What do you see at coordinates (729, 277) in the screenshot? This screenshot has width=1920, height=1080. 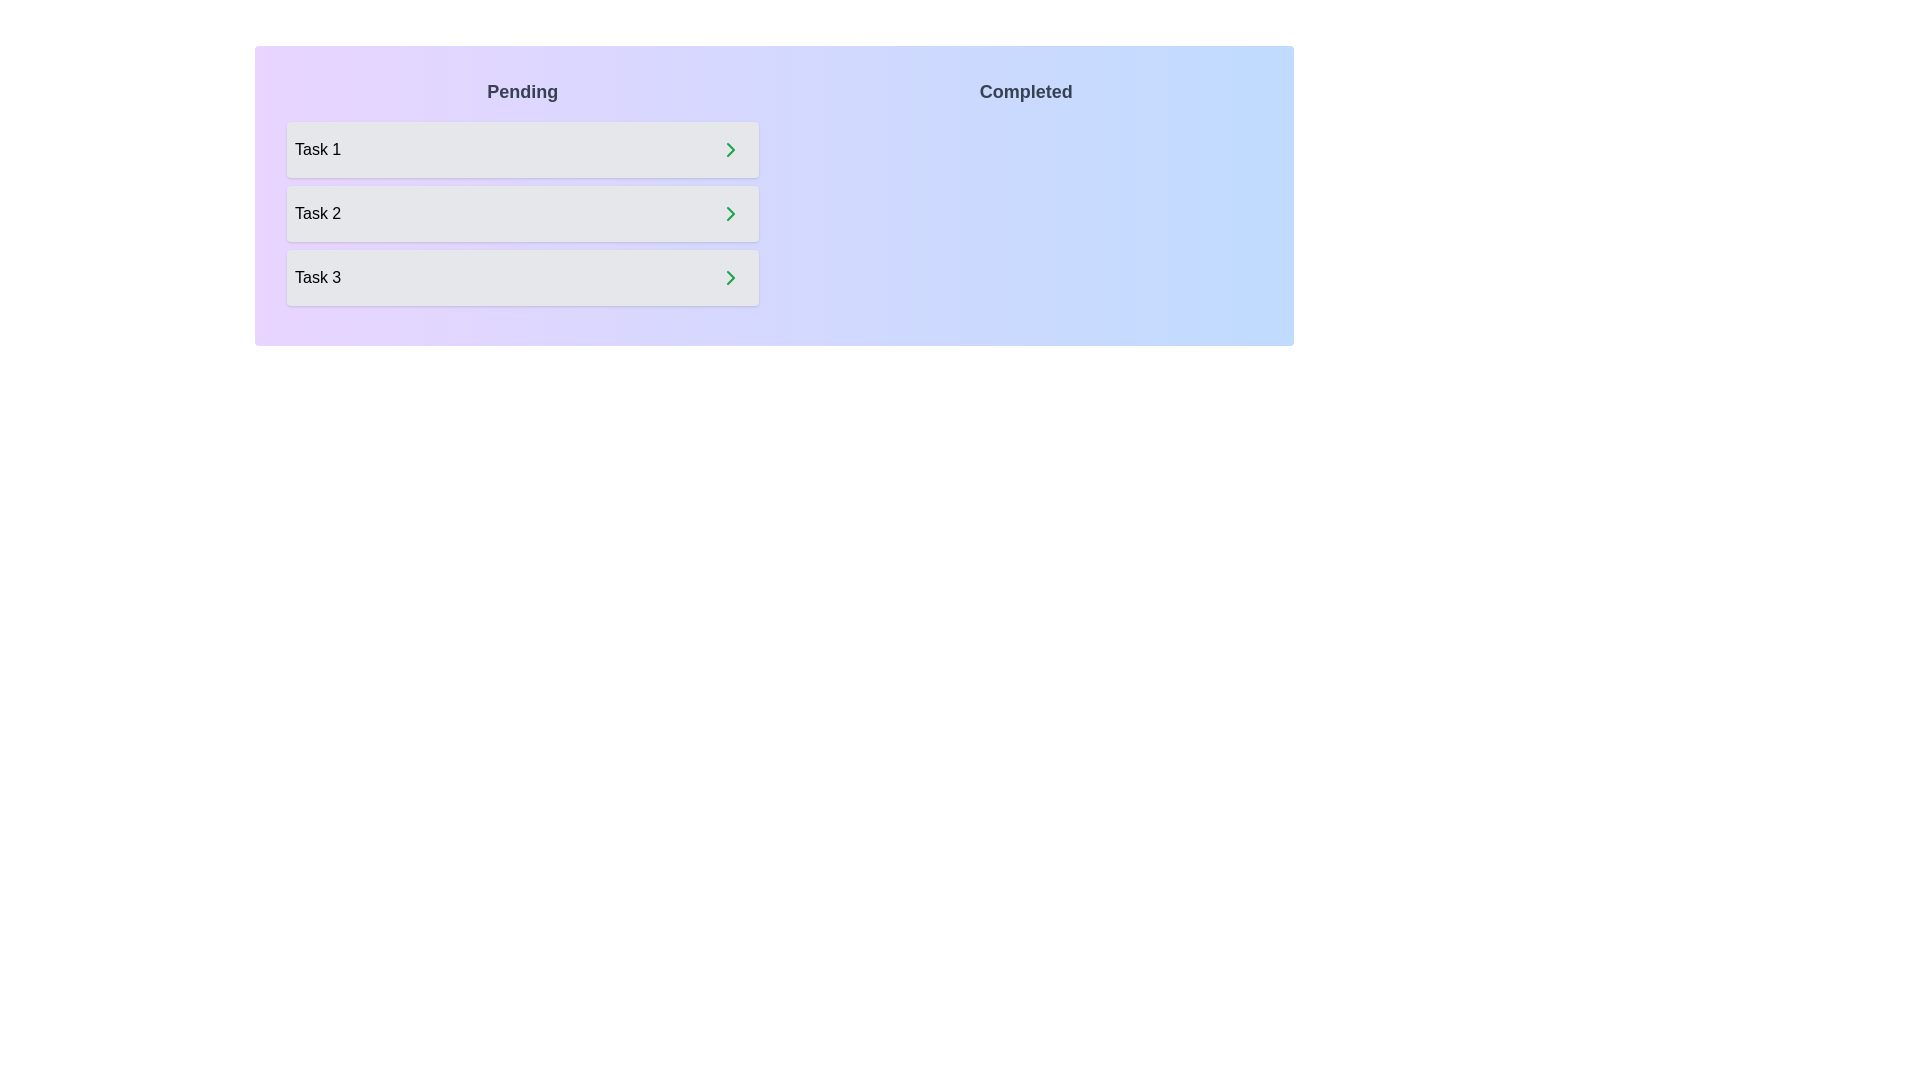 I see `right arrow button next to the task 'Task 3' in the 'Pending' list to move it to the 'Completed' list` at bounding box center [729, 277].